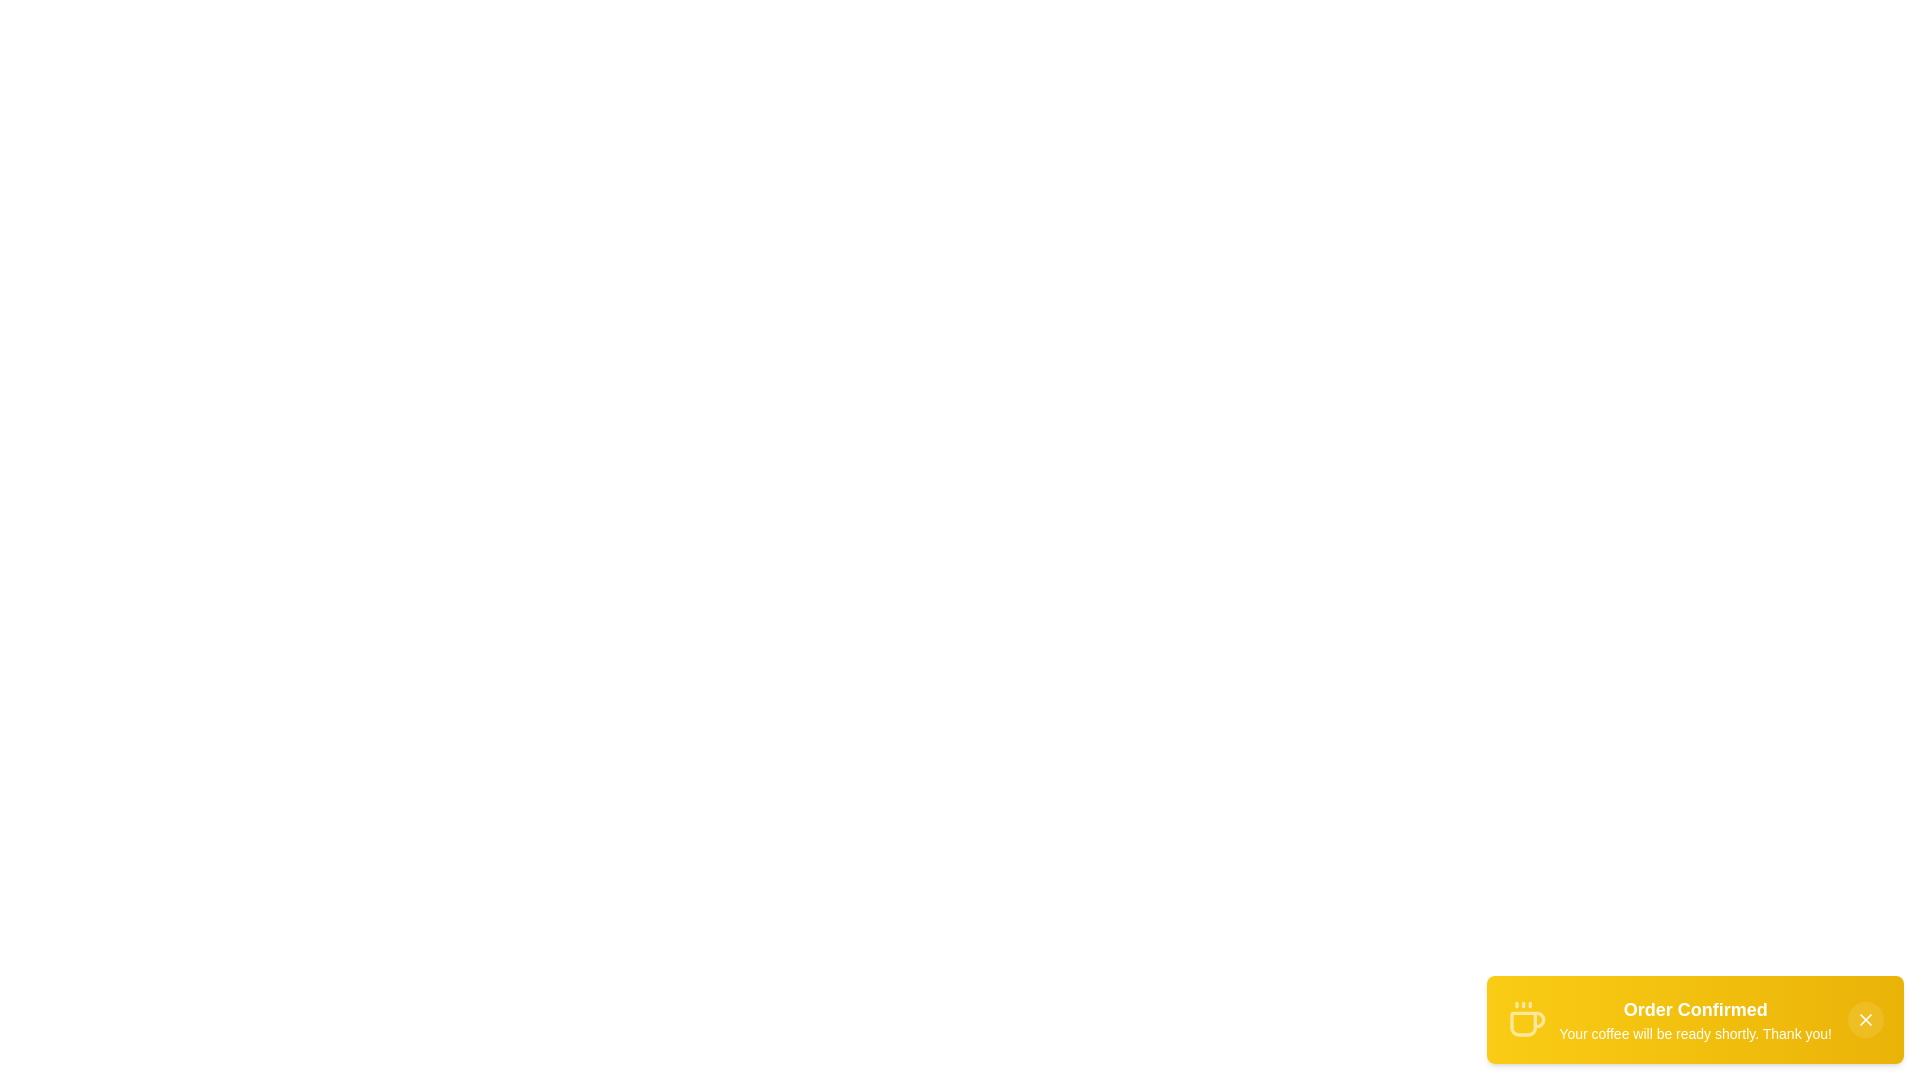 This screenshot has height=1080, width=1920. What do you see at coordinates (1526, 1019) in the screenshot?
I see `the animated coffee icon to observe its animation` at bounding box center [1526, 1019].